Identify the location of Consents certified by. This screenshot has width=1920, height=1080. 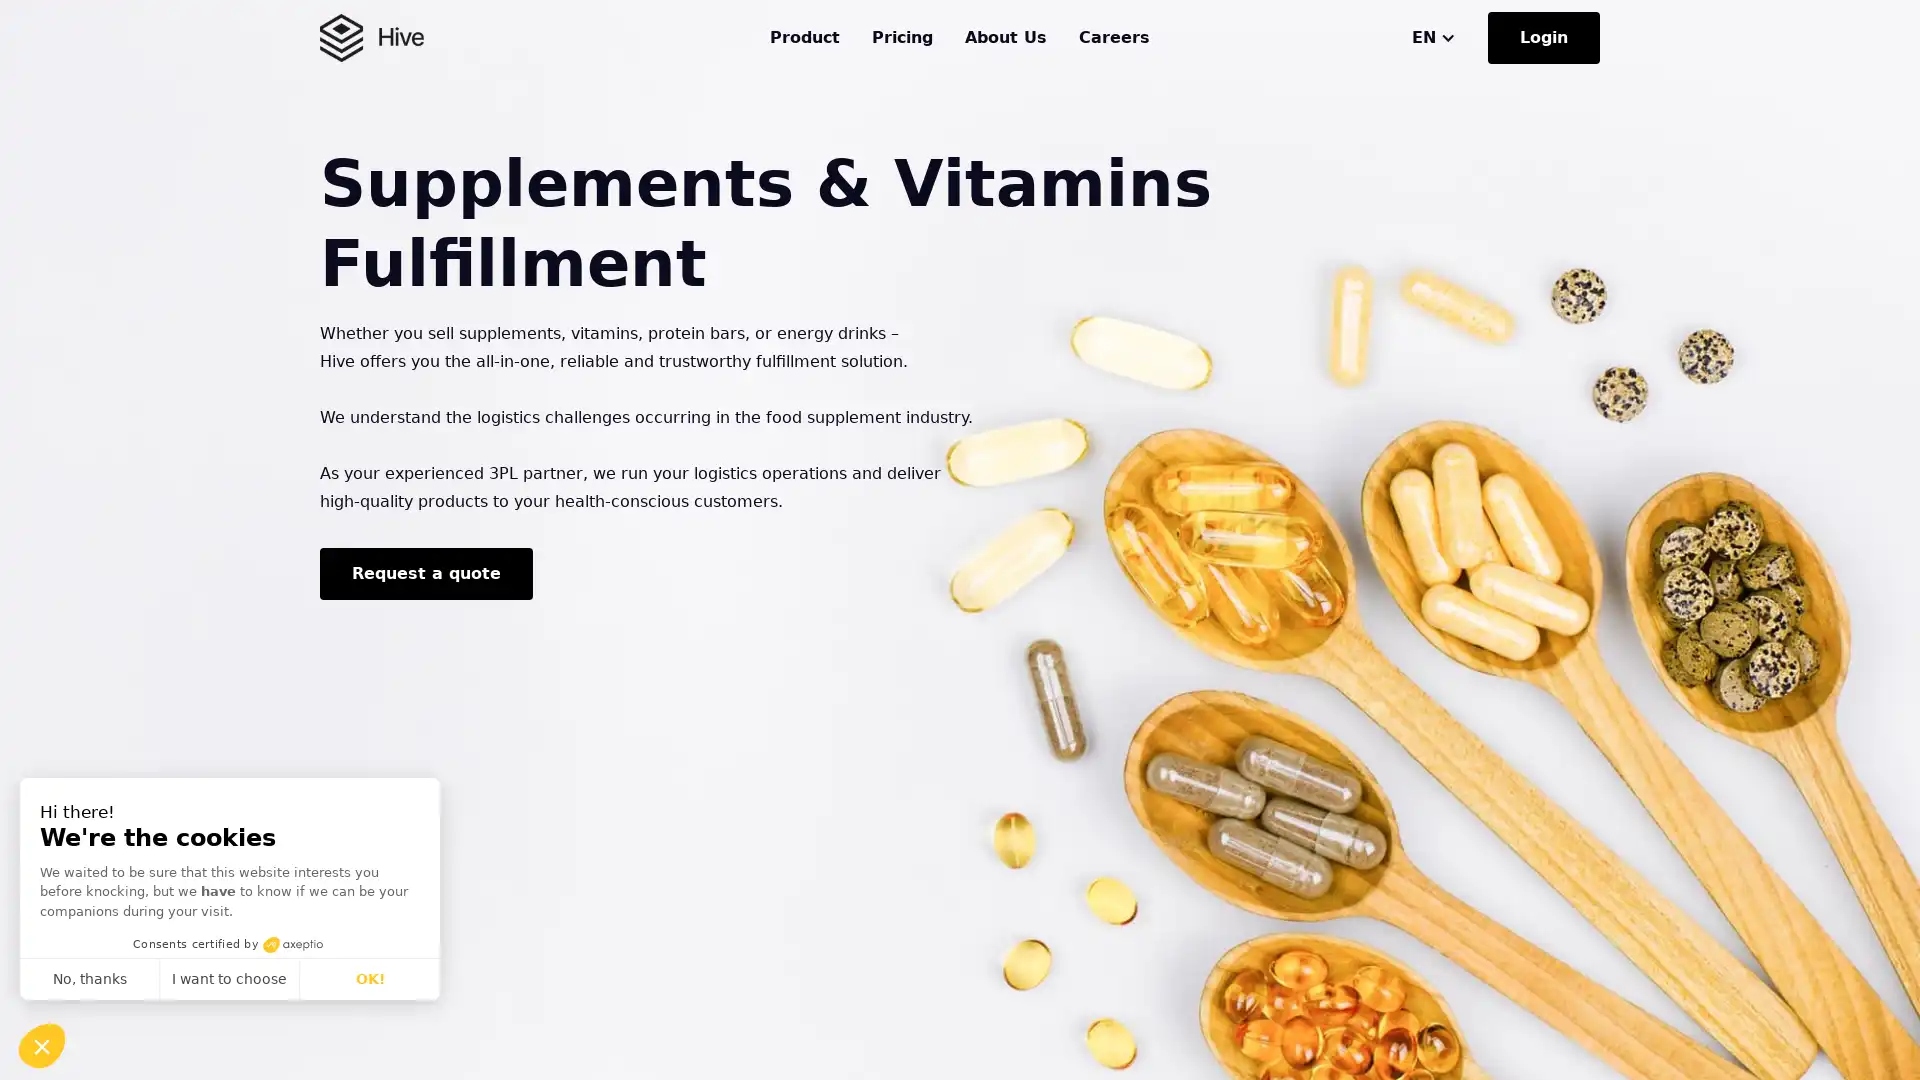
(229, 944).